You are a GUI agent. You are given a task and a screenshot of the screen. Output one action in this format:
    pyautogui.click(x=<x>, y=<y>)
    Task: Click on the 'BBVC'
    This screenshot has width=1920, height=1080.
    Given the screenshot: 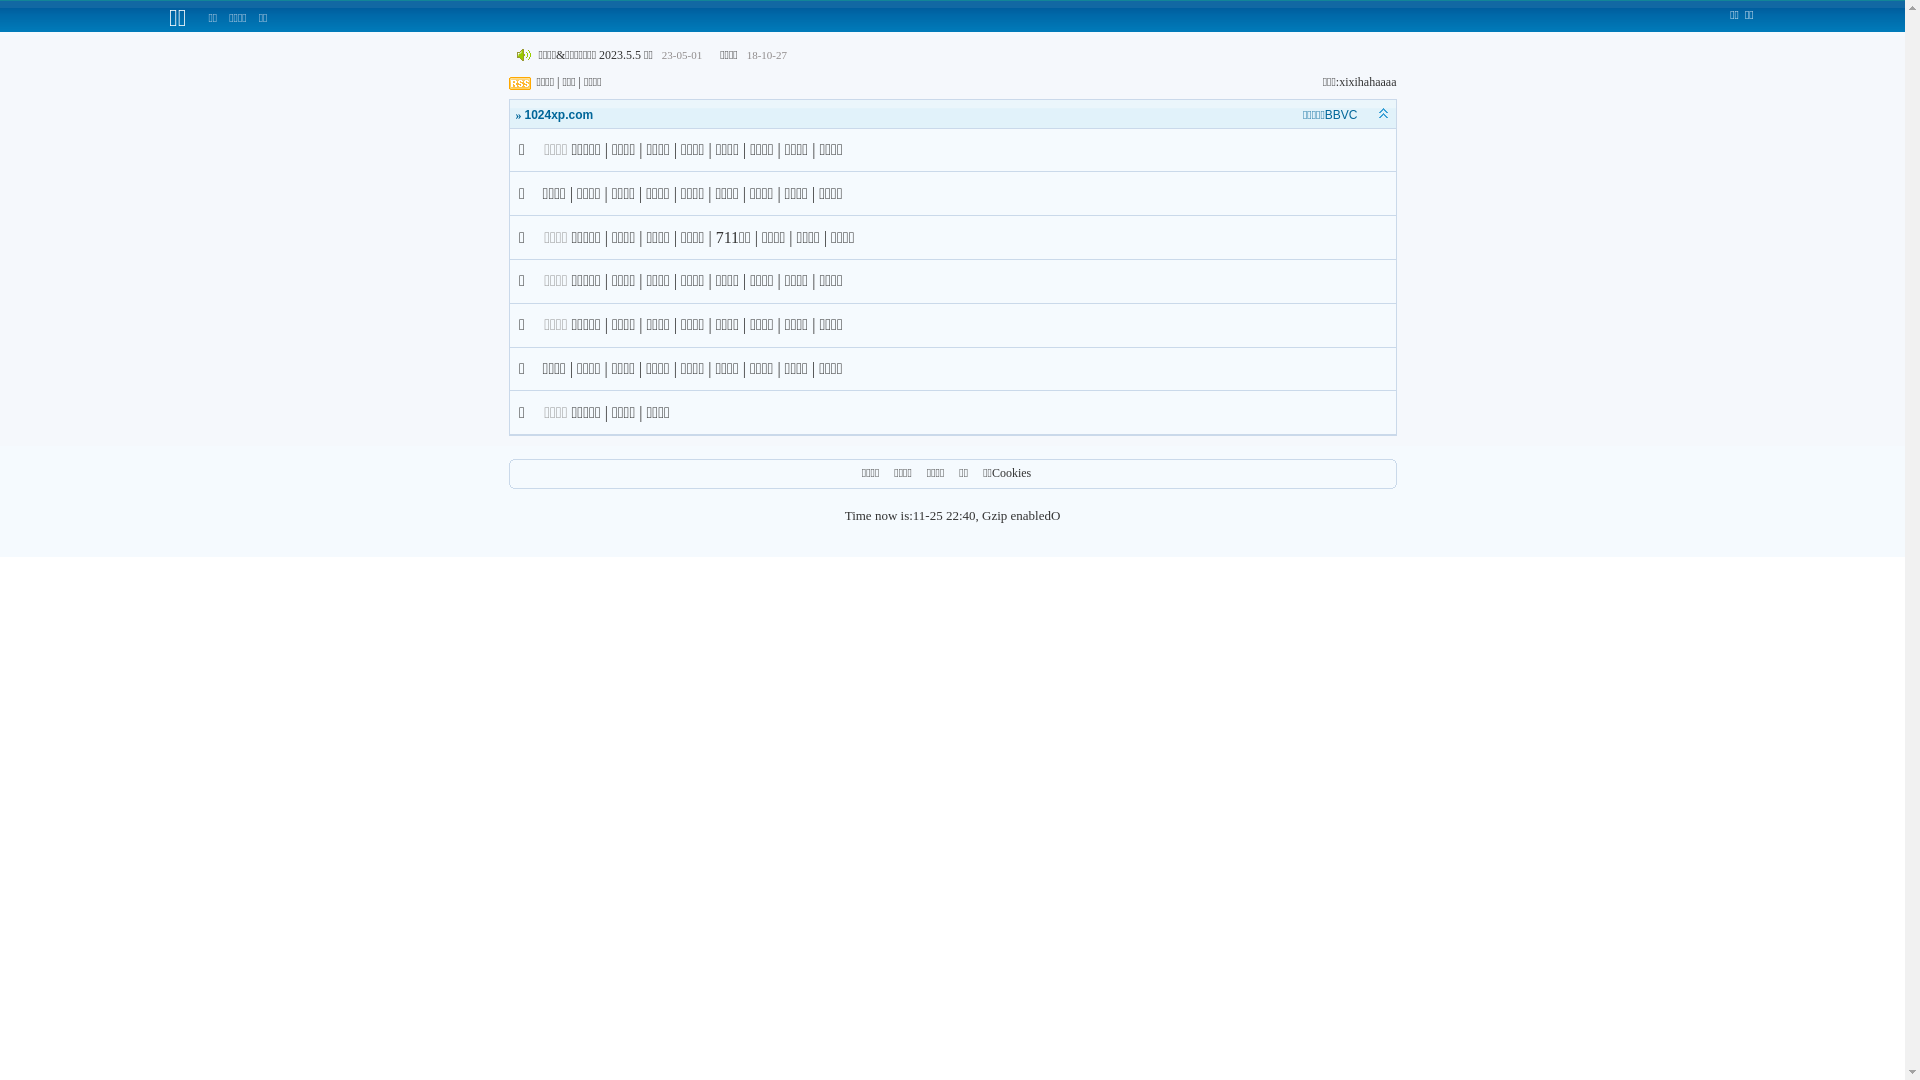 What is the action you would take?
    pyautogui.click(x=1341, y=115)
    